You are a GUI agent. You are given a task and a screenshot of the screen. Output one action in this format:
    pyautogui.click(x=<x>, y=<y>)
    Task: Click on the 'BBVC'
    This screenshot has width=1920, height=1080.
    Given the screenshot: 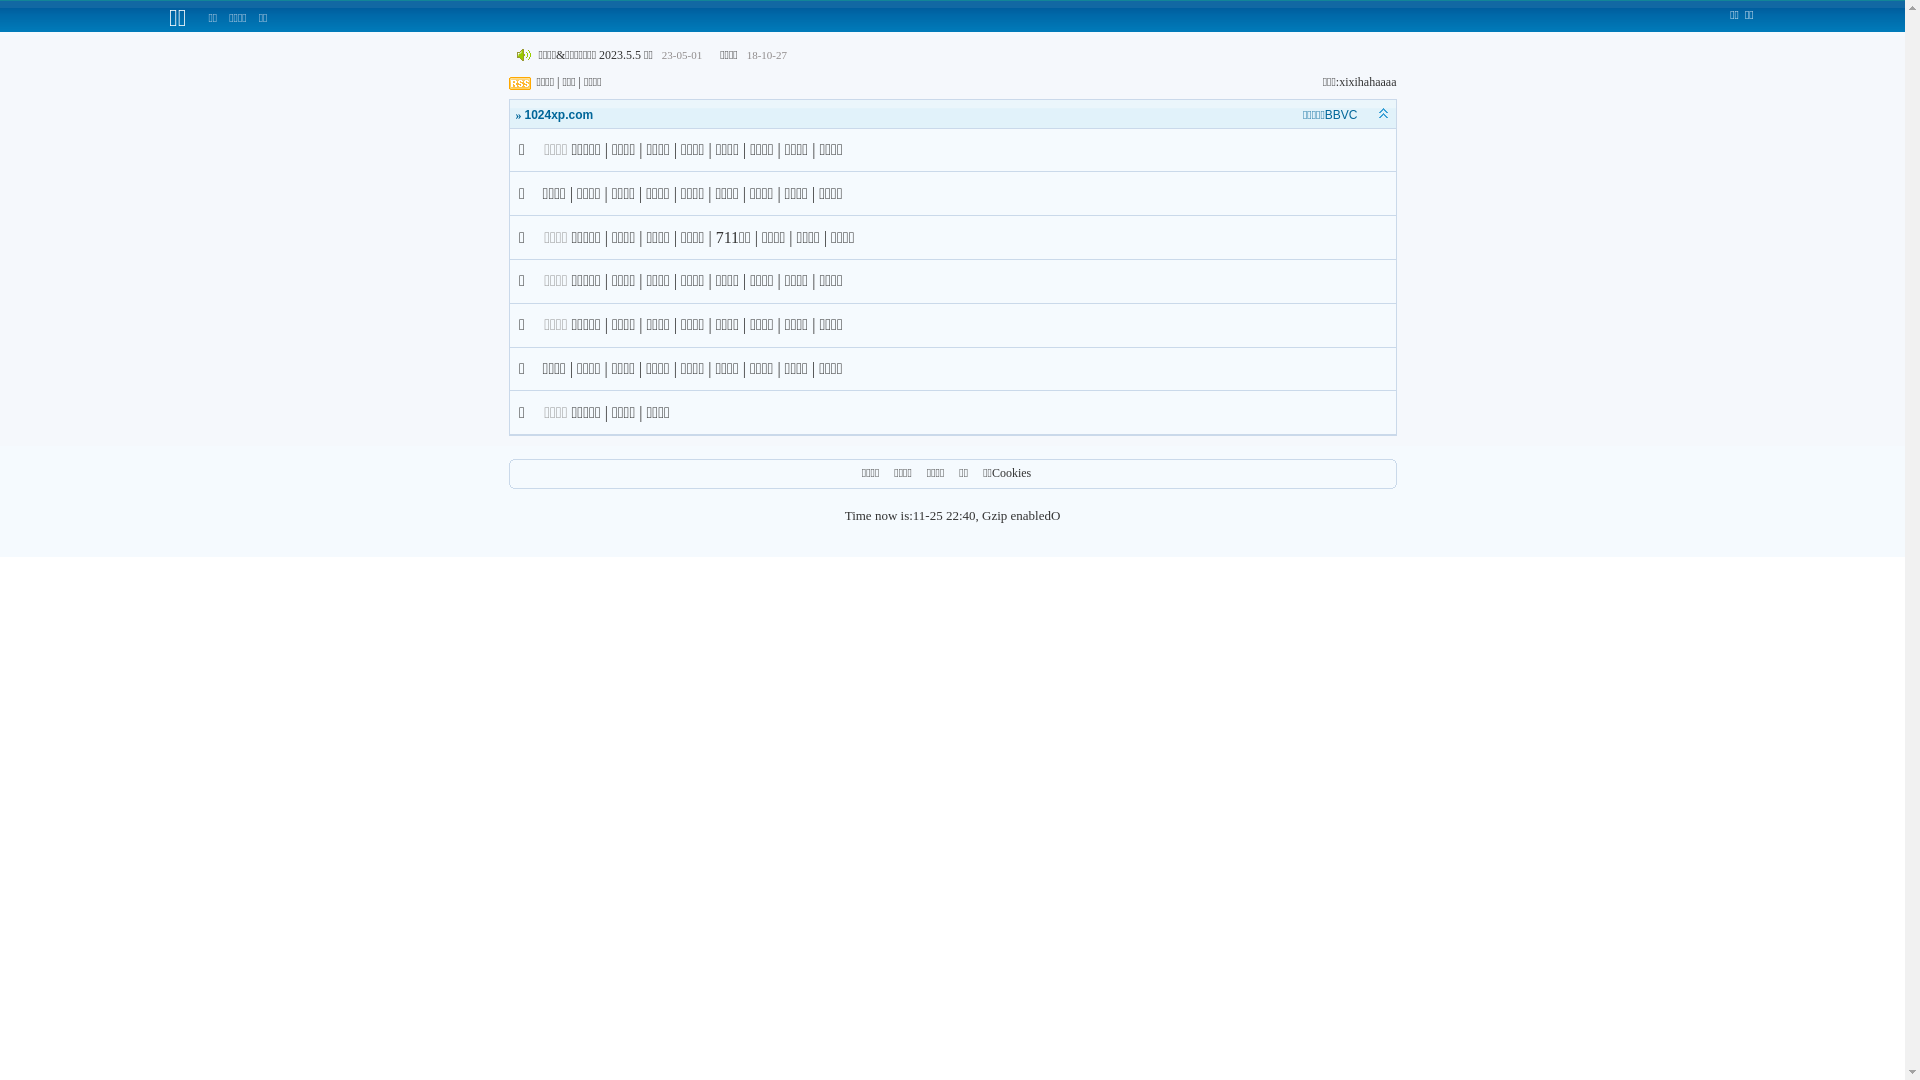 What is the action you would take?
    pyautogui.click(x=1341, y=115)
    